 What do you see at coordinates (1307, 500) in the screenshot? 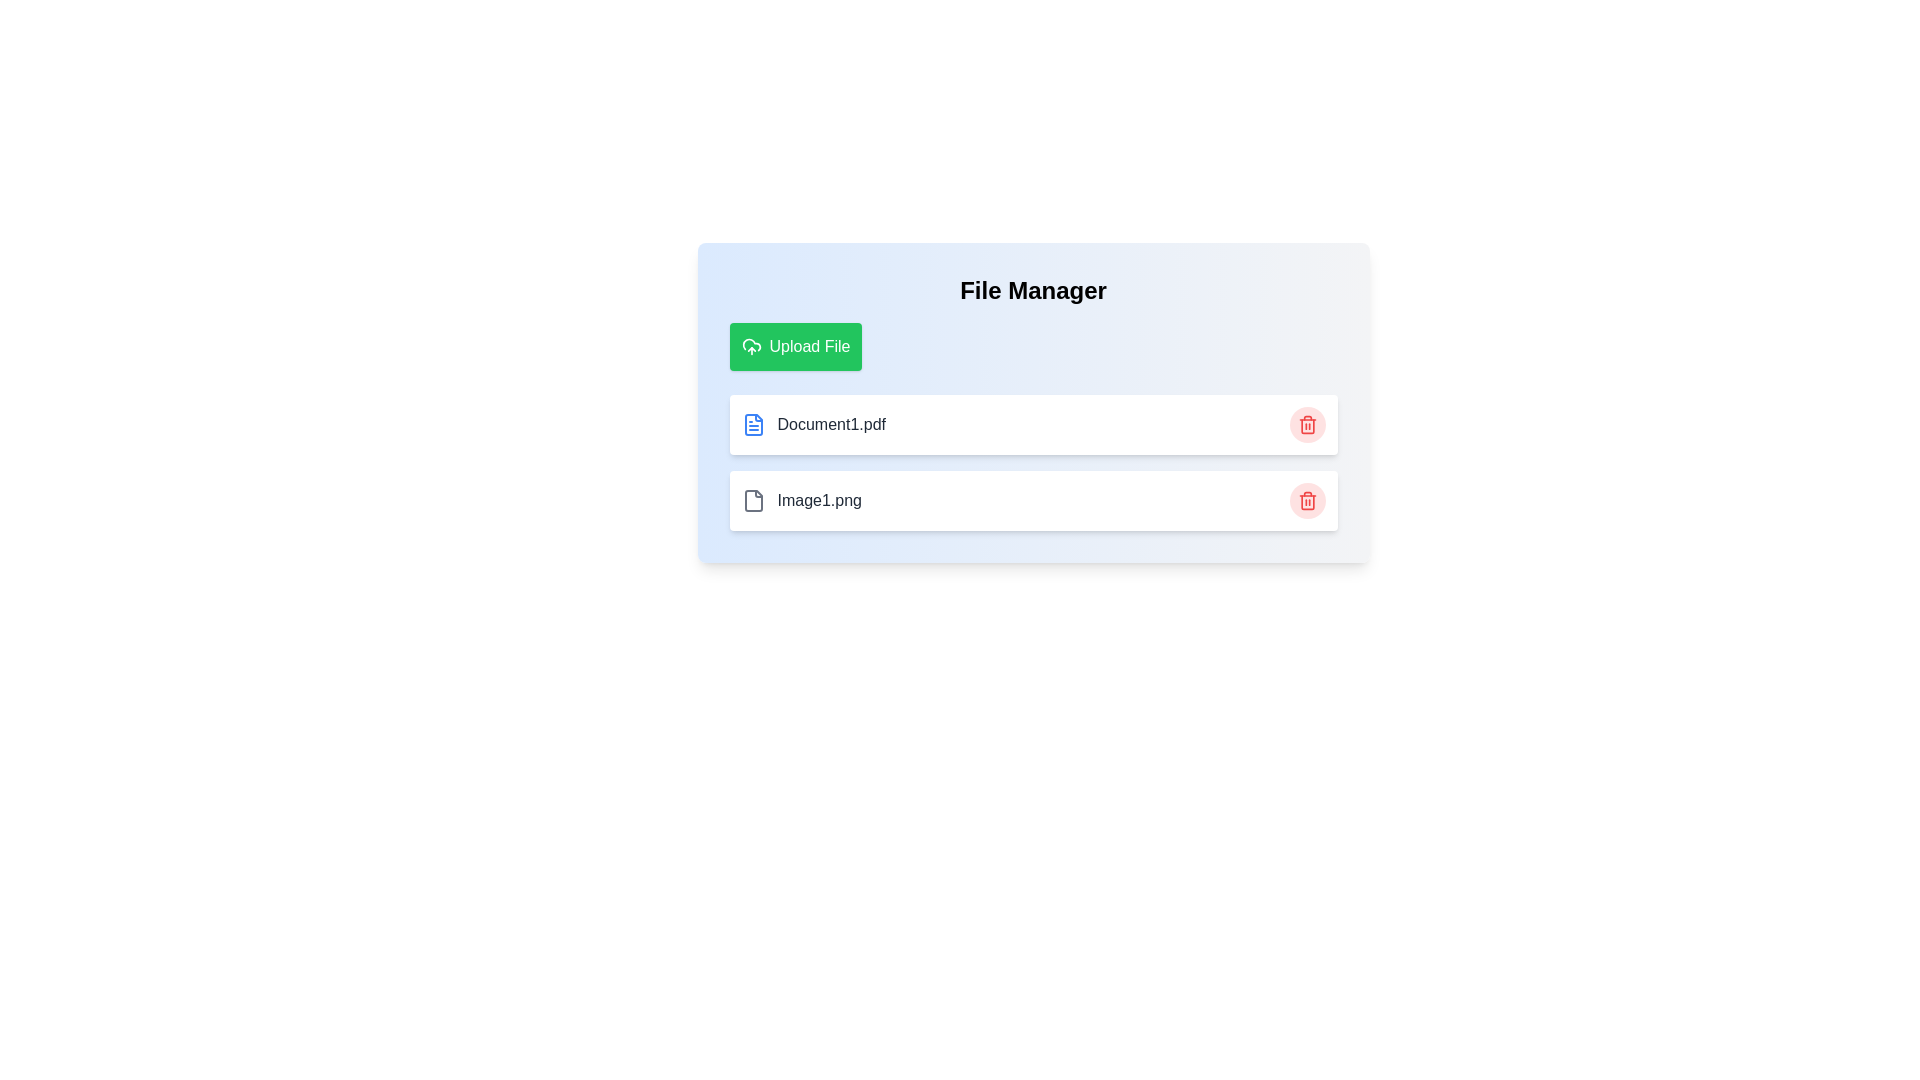
I see `the delete button for the file 'Image1.png' located at the right end of the second row in the card layout` at bounding box center [1307, 500].